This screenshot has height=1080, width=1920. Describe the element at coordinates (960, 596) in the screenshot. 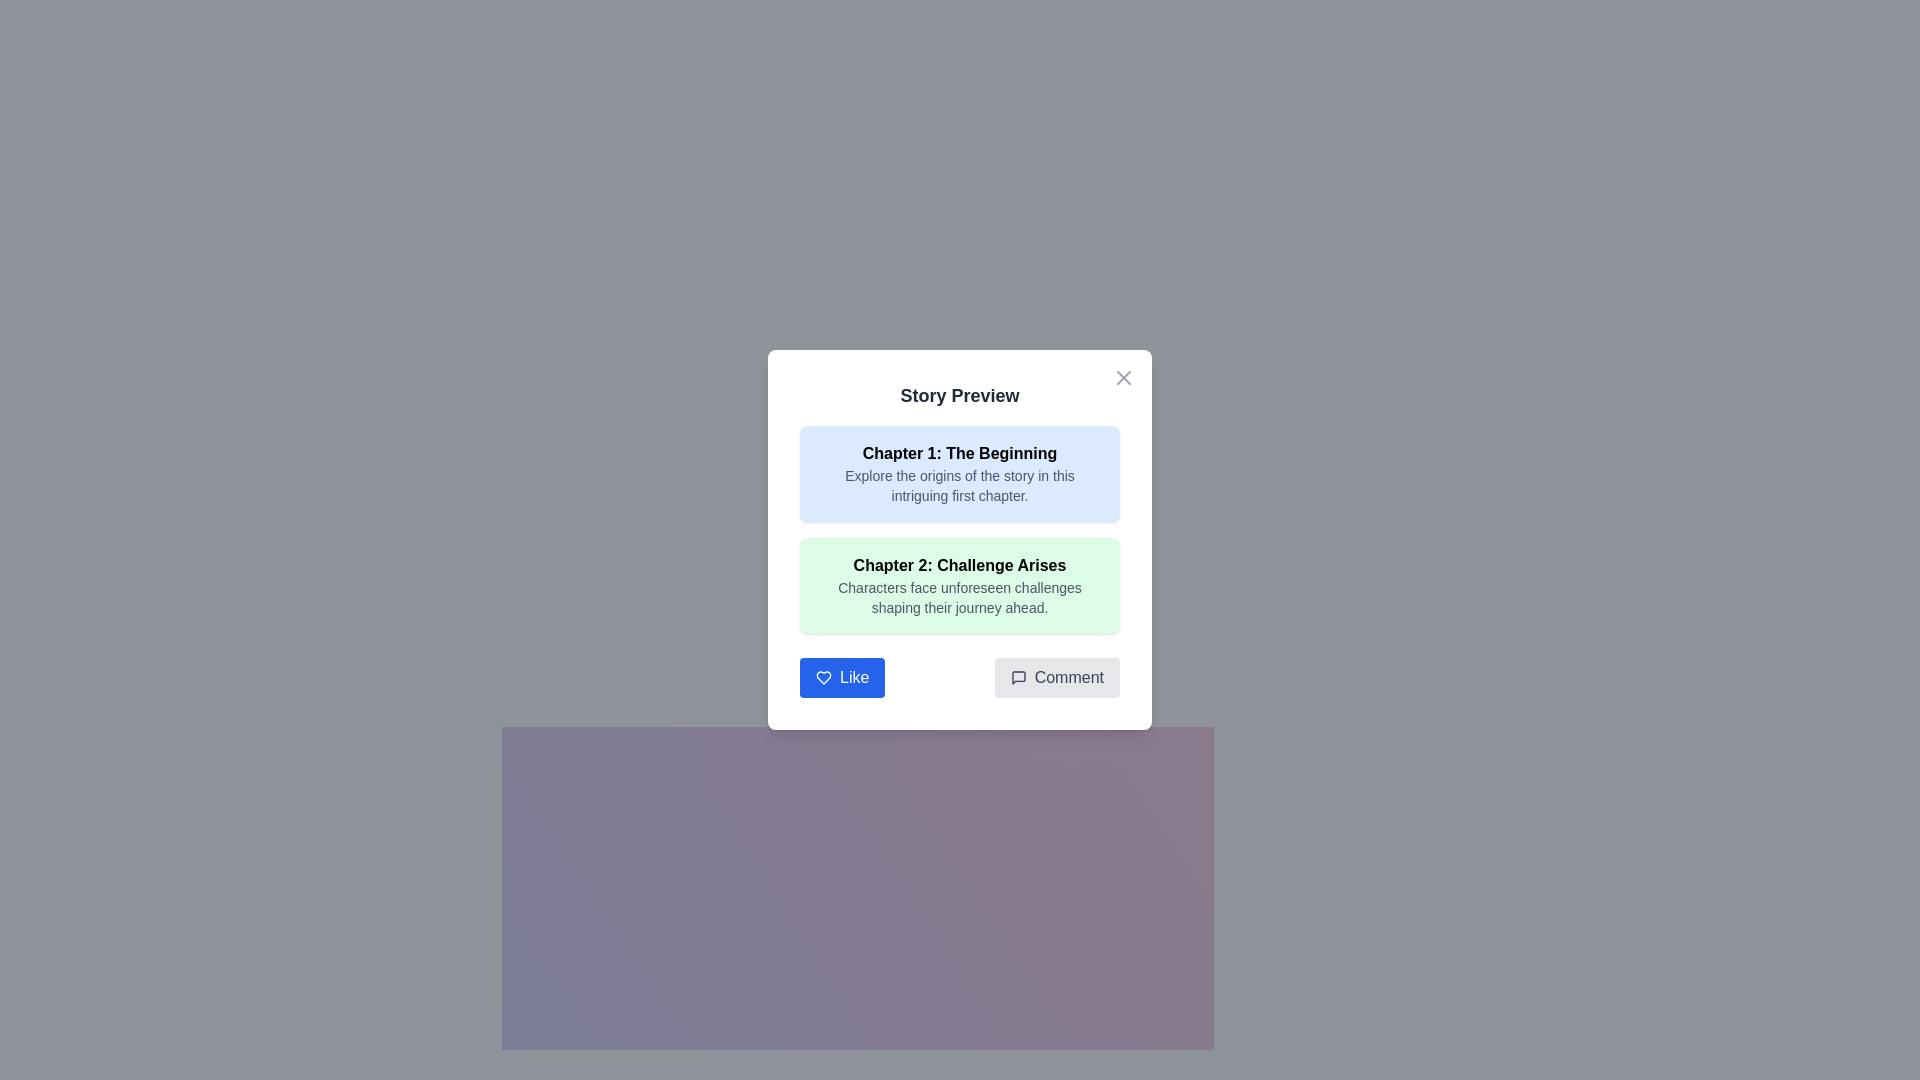

I see `the text element that reads 'Characters face unforeseen challenges shaping their journey ahead,' which is styled in gray and located within a green background box, positioned directly below the title text 'Chapter 2: Challenge Arises.'` at that location.